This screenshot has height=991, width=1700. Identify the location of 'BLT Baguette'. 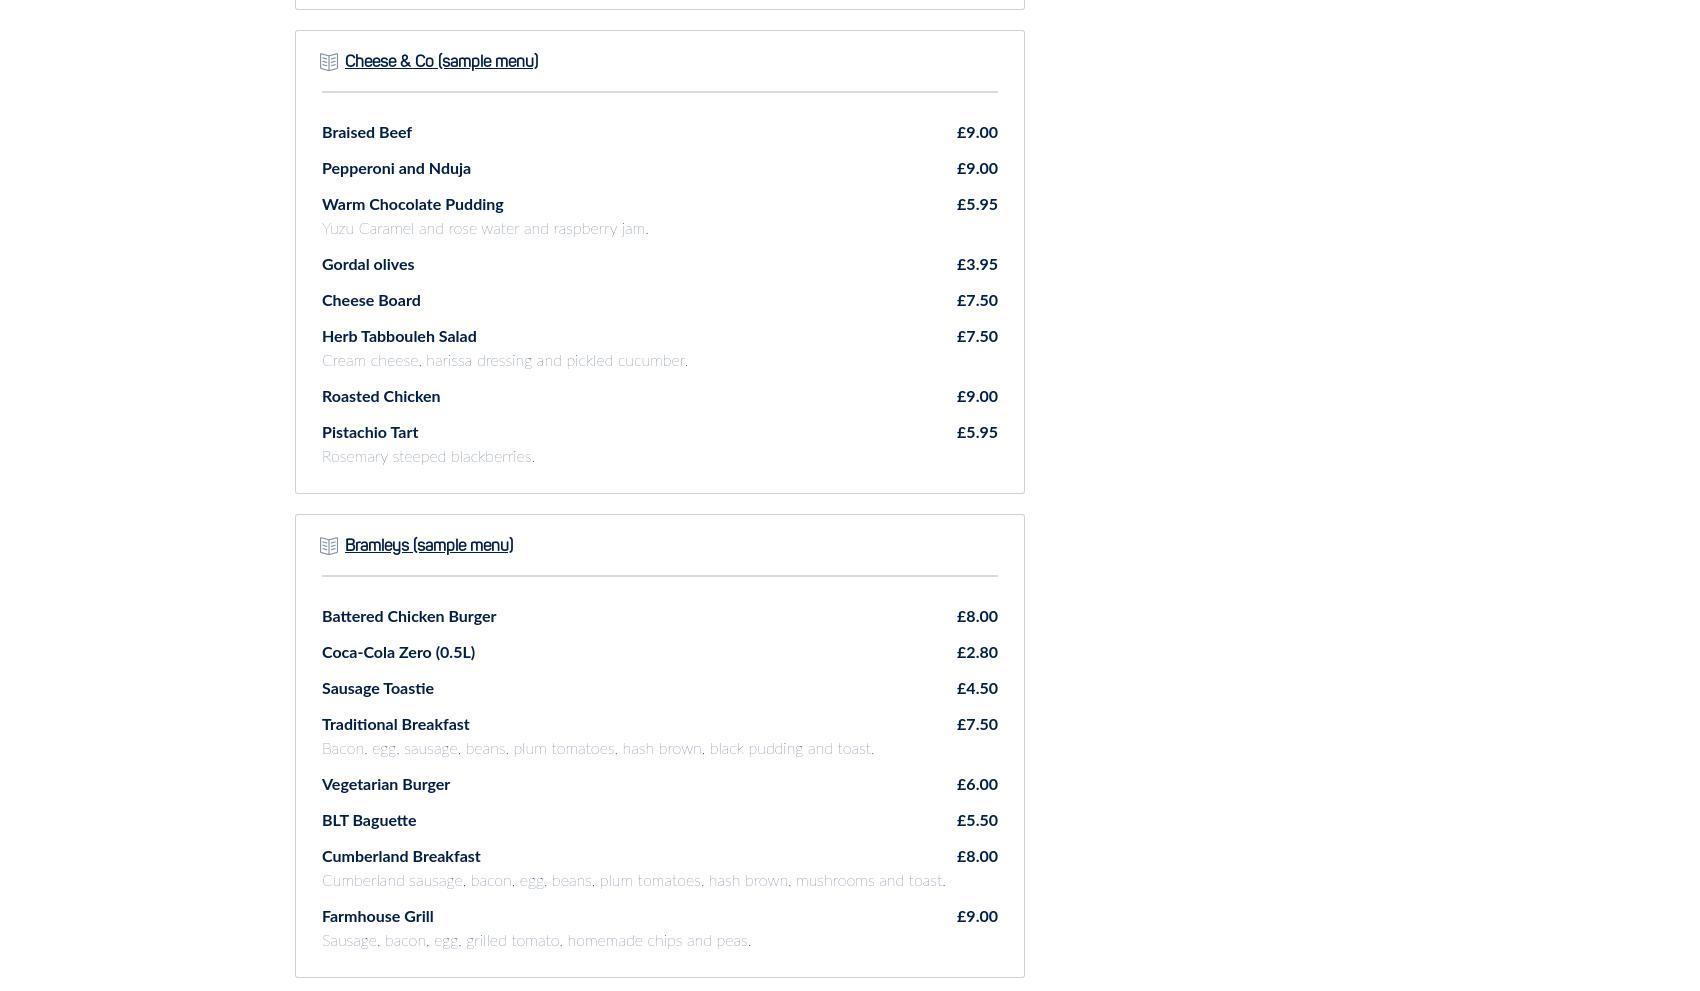
(368, 818).